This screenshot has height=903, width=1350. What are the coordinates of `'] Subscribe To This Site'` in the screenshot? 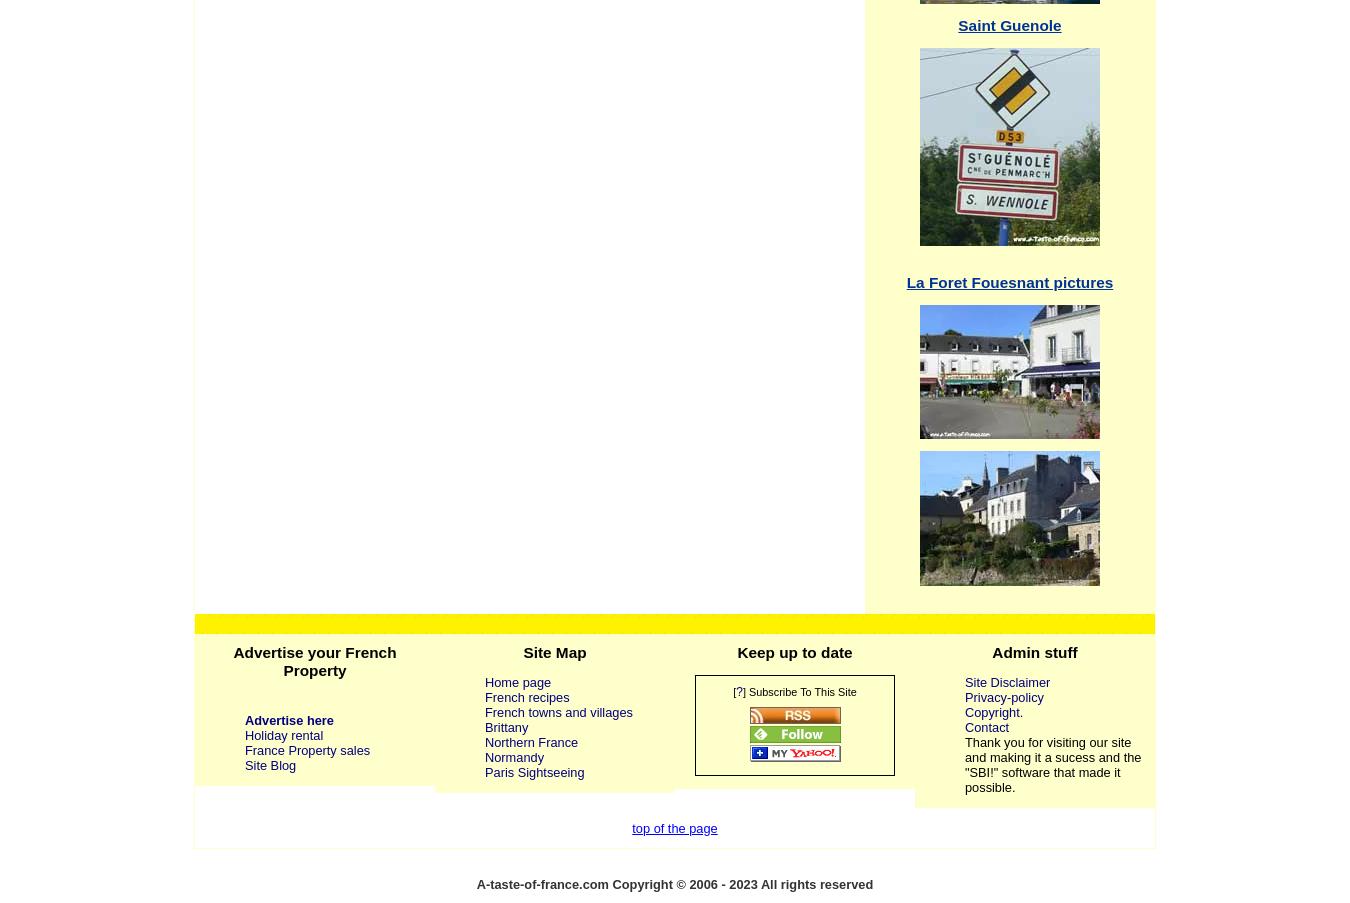 It's located at (799, 689).